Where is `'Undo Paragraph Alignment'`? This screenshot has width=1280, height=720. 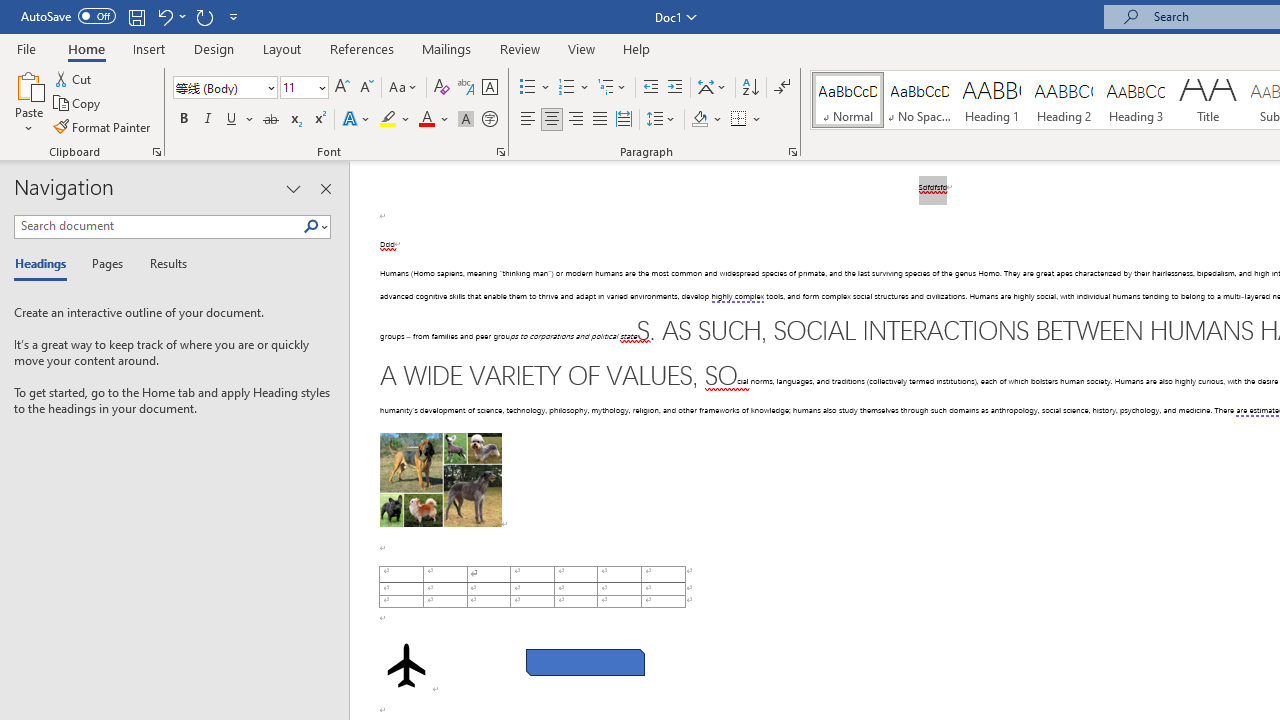 'Undo Paragraph Alignment' is located at coordinates (164, 16).